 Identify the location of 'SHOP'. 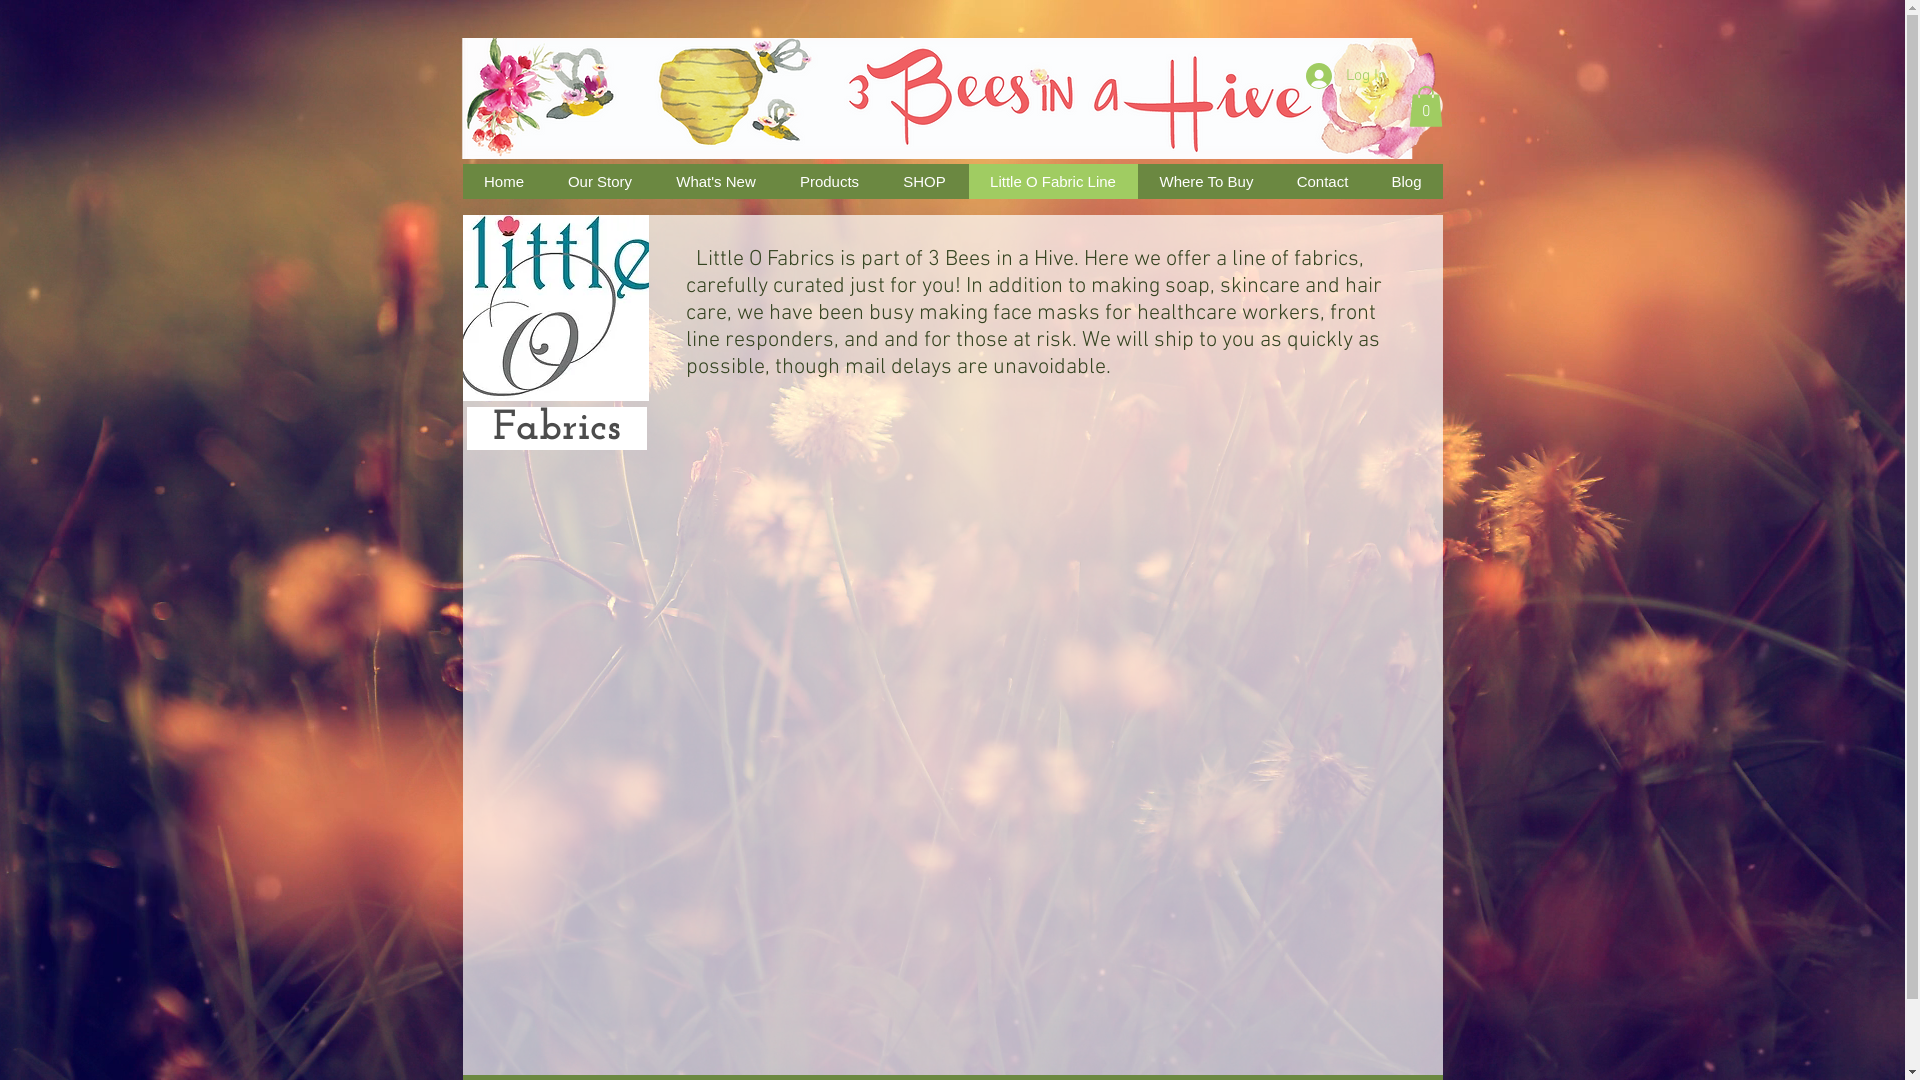
(922, 181).